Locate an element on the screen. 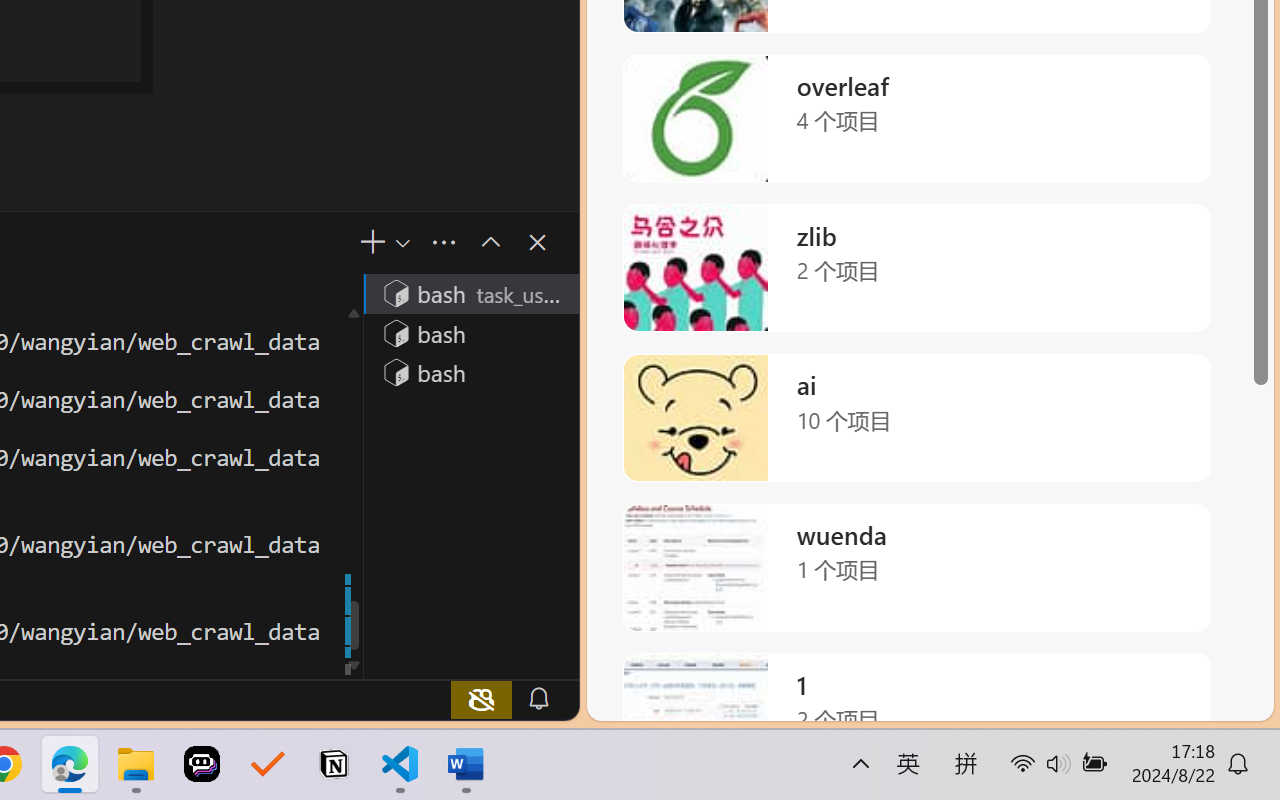 The image size is (1280, 800). 'Views and More Actions...' is located at coordinates (441, 242).